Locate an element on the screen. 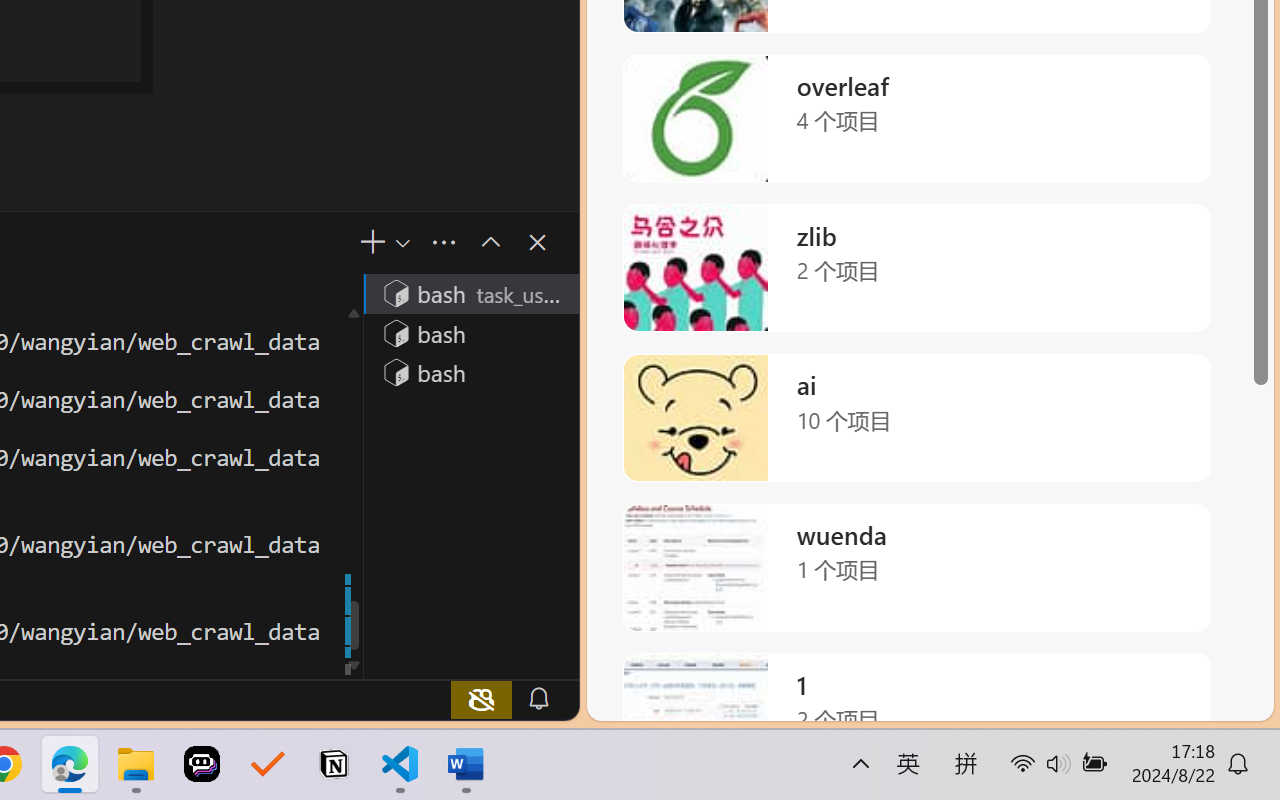 The image size is (1280, 800). 'Views and More Actions...' is located at coordinates (441, 242).